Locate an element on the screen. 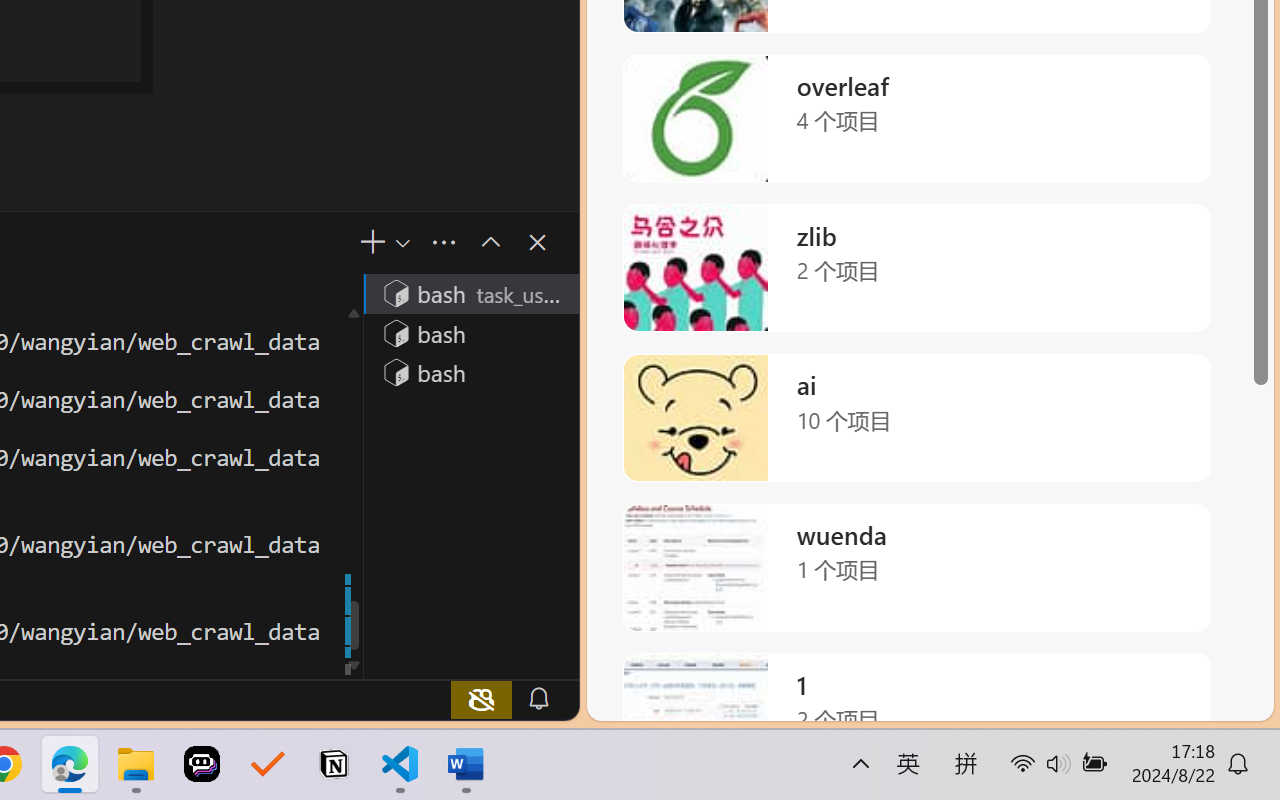 The image size is (1280, 800). 'Views and More Actions...' is located at coordinates (441, 242).